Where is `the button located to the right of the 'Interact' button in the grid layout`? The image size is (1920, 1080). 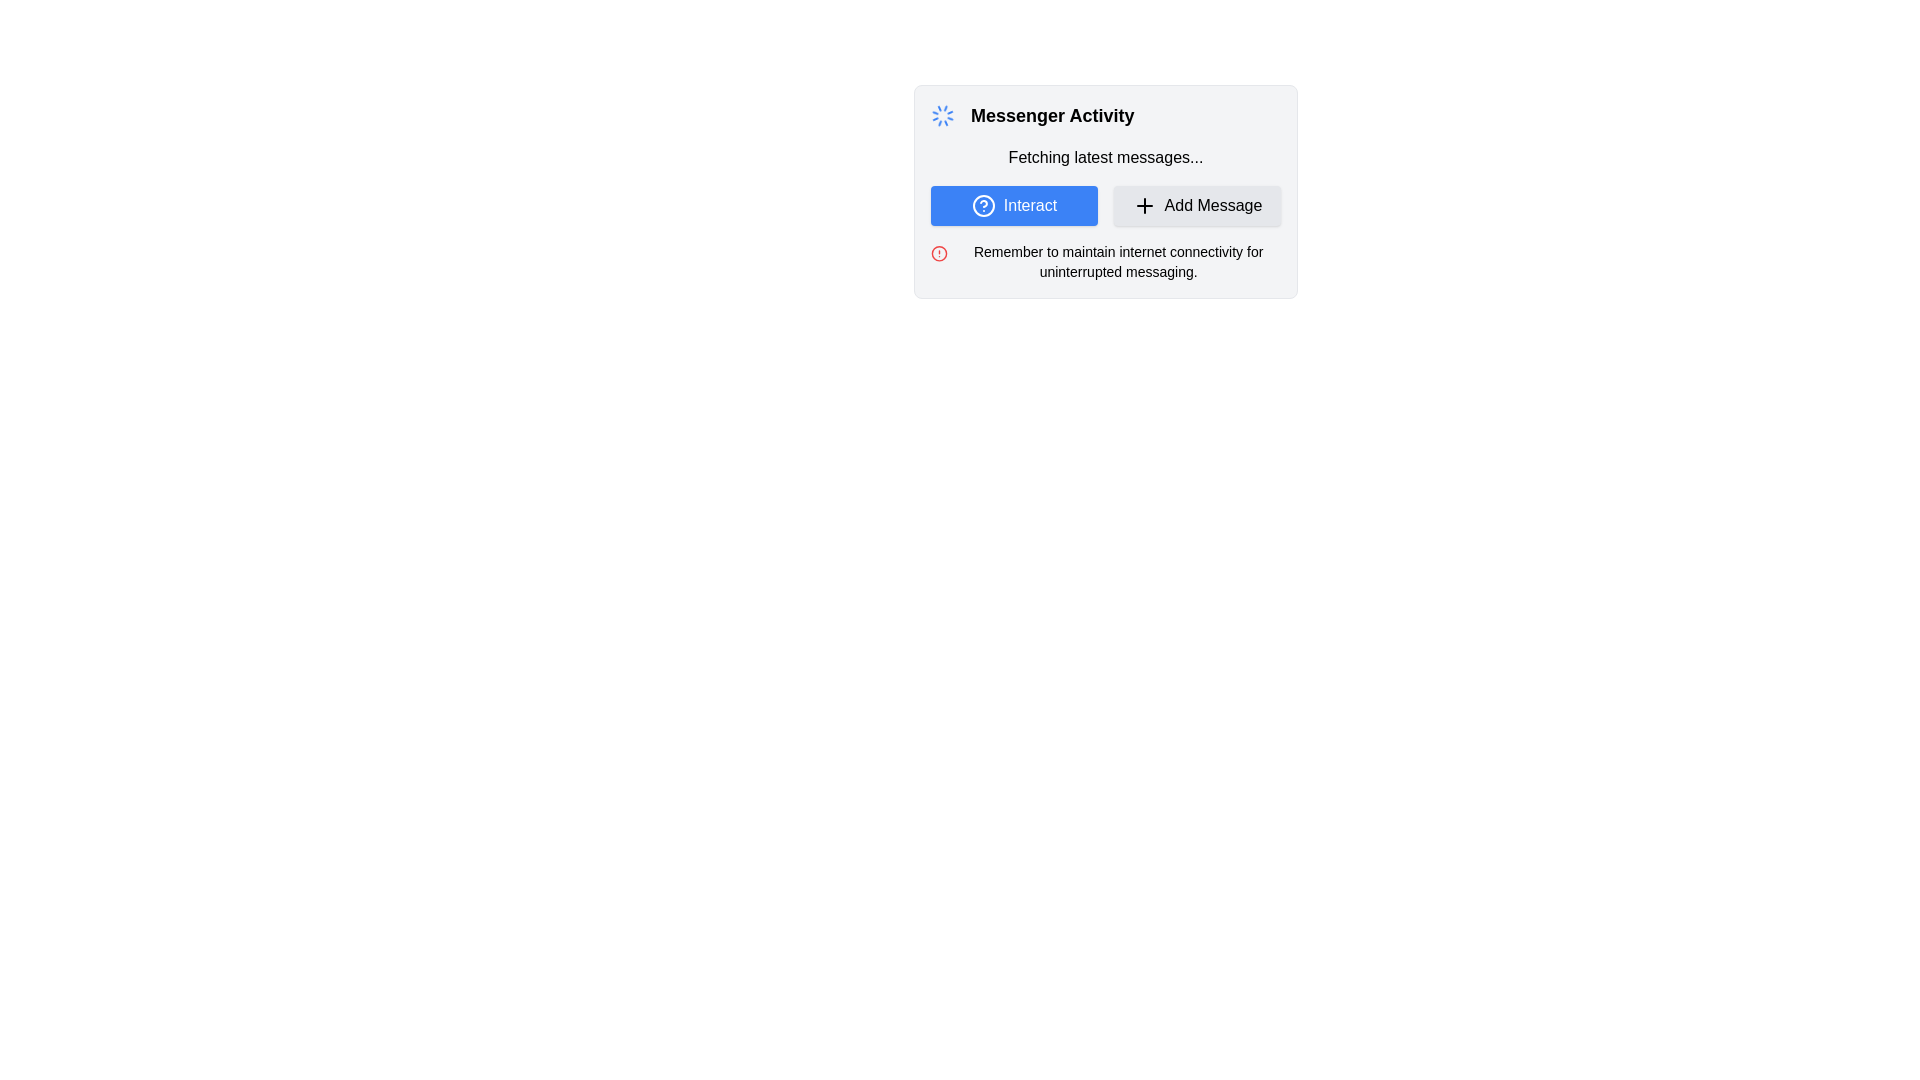
the button located to the right of the 'Interact' button in the grid layout is located at coordinates (1197, 205).